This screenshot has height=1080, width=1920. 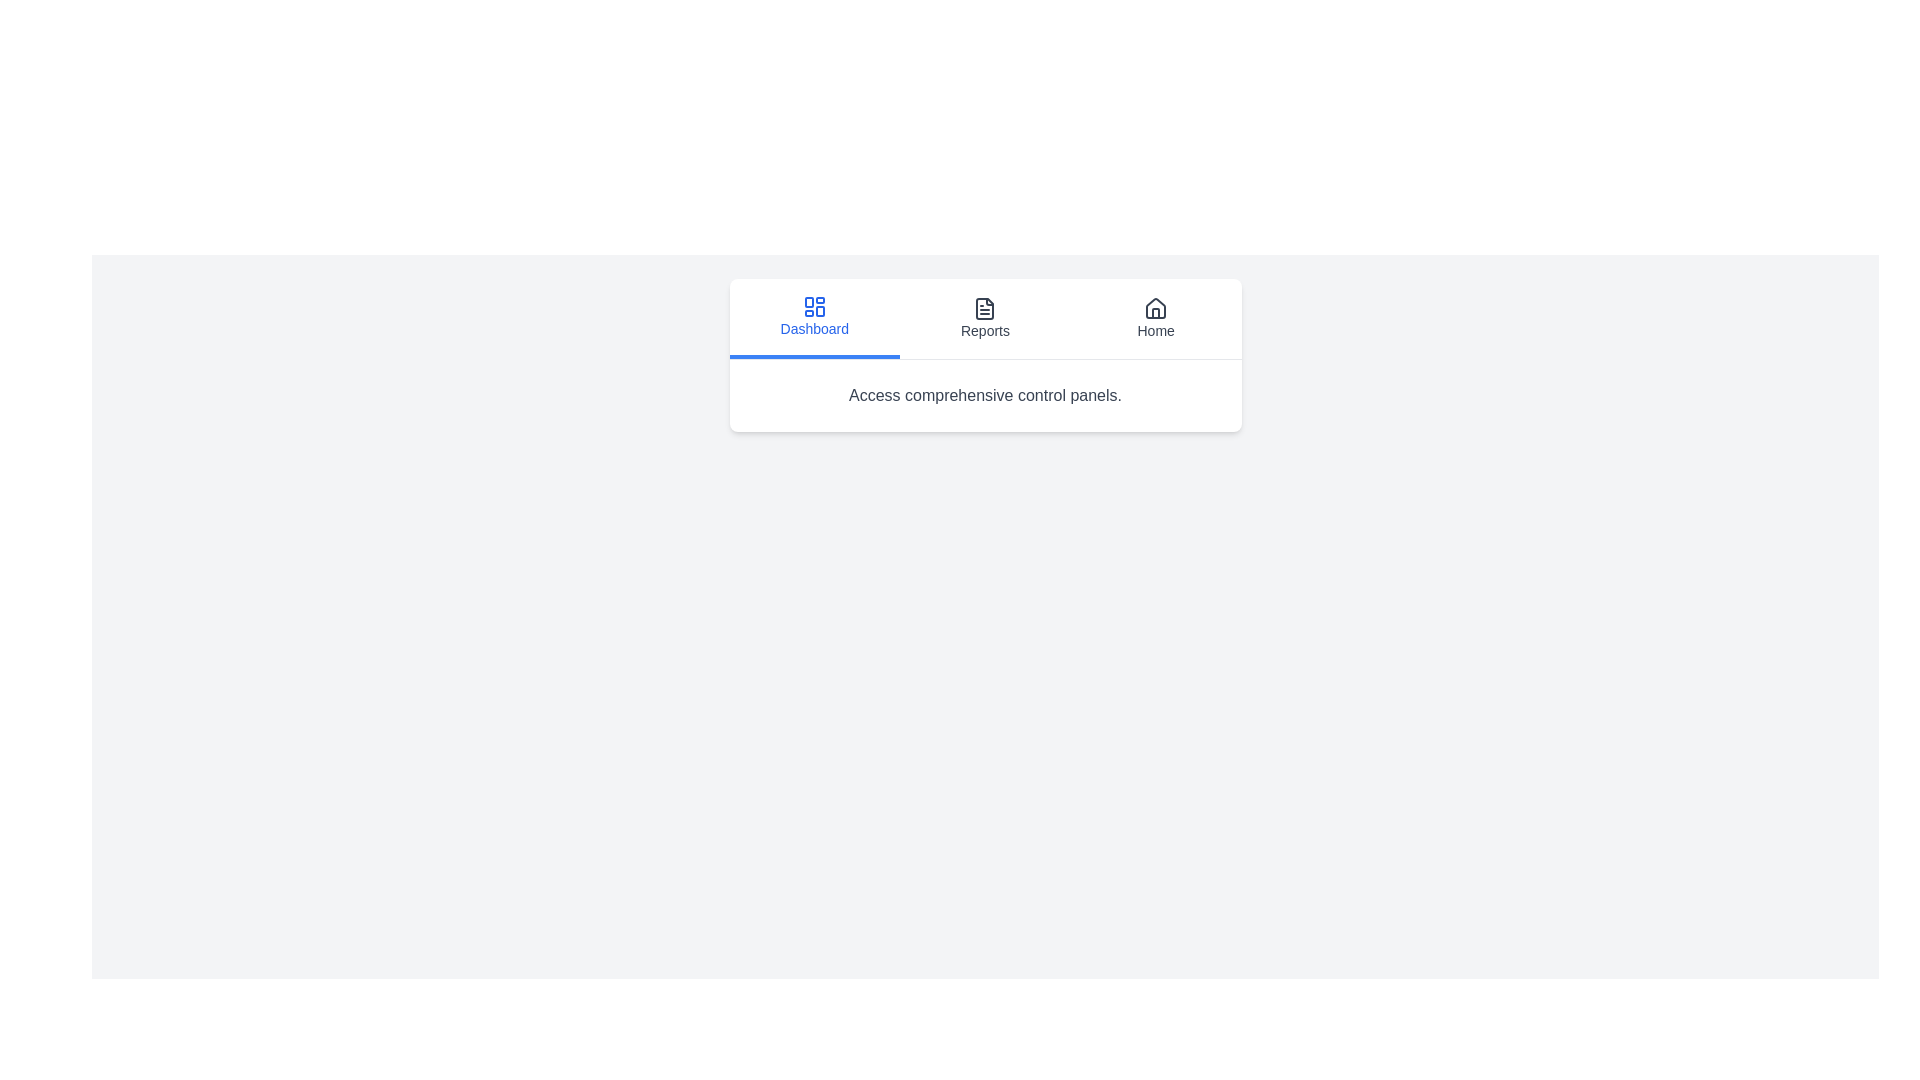 I want to click on the tab labeled Dashboard, so click(x=814, y=318).